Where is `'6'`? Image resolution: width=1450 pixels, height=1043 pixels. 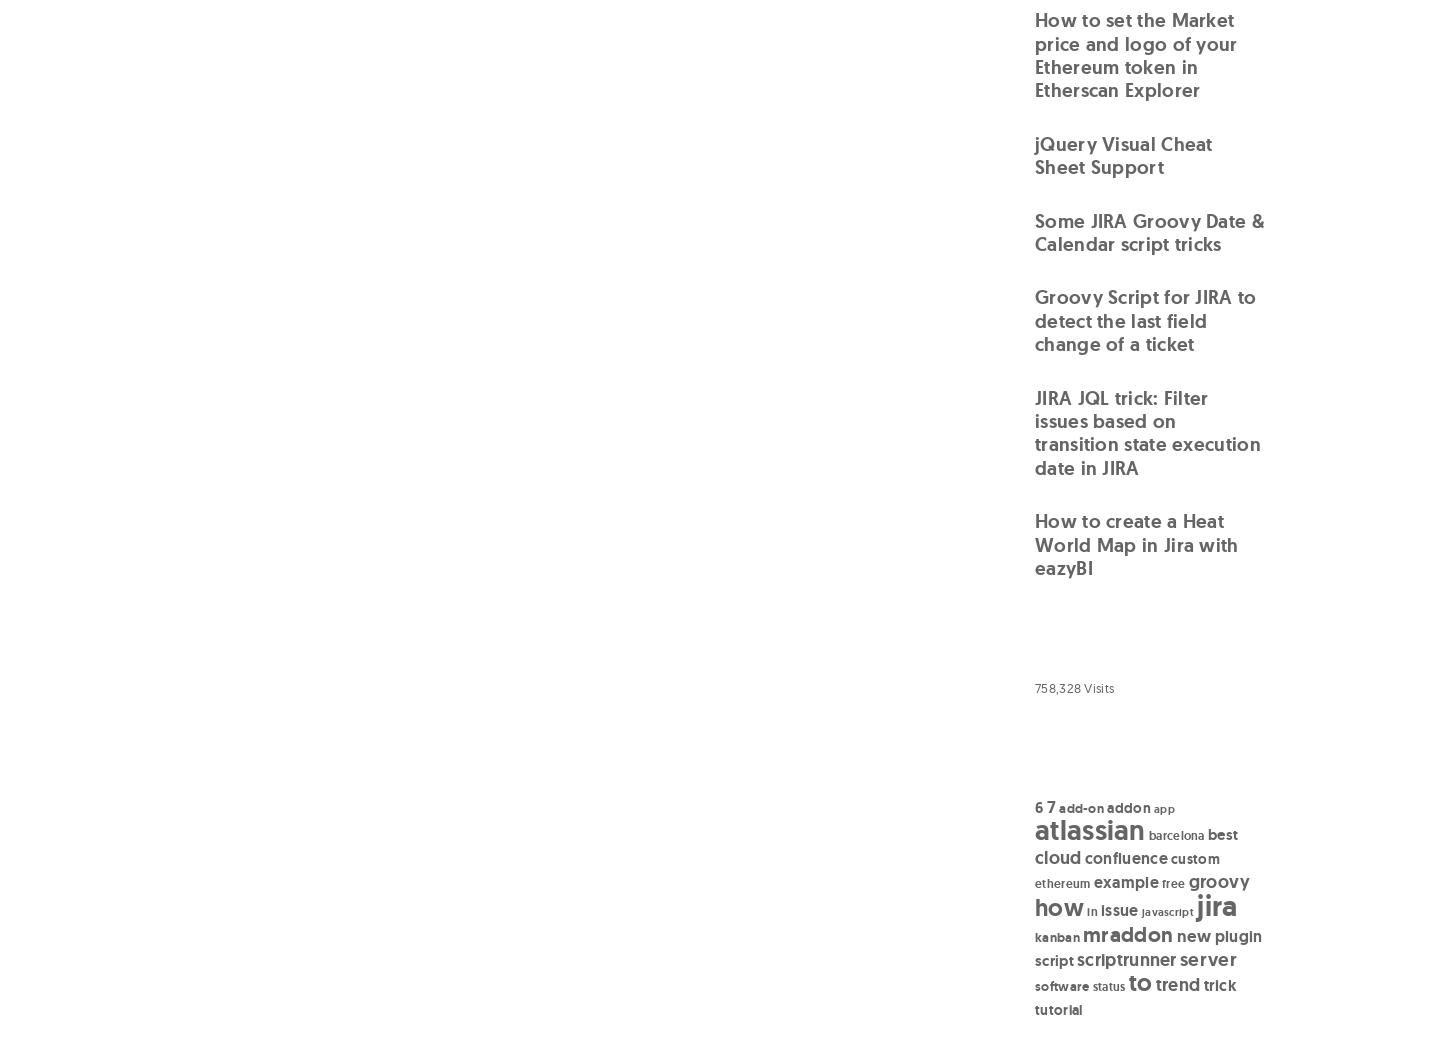
'6' is located at coordinates (1039, 805).